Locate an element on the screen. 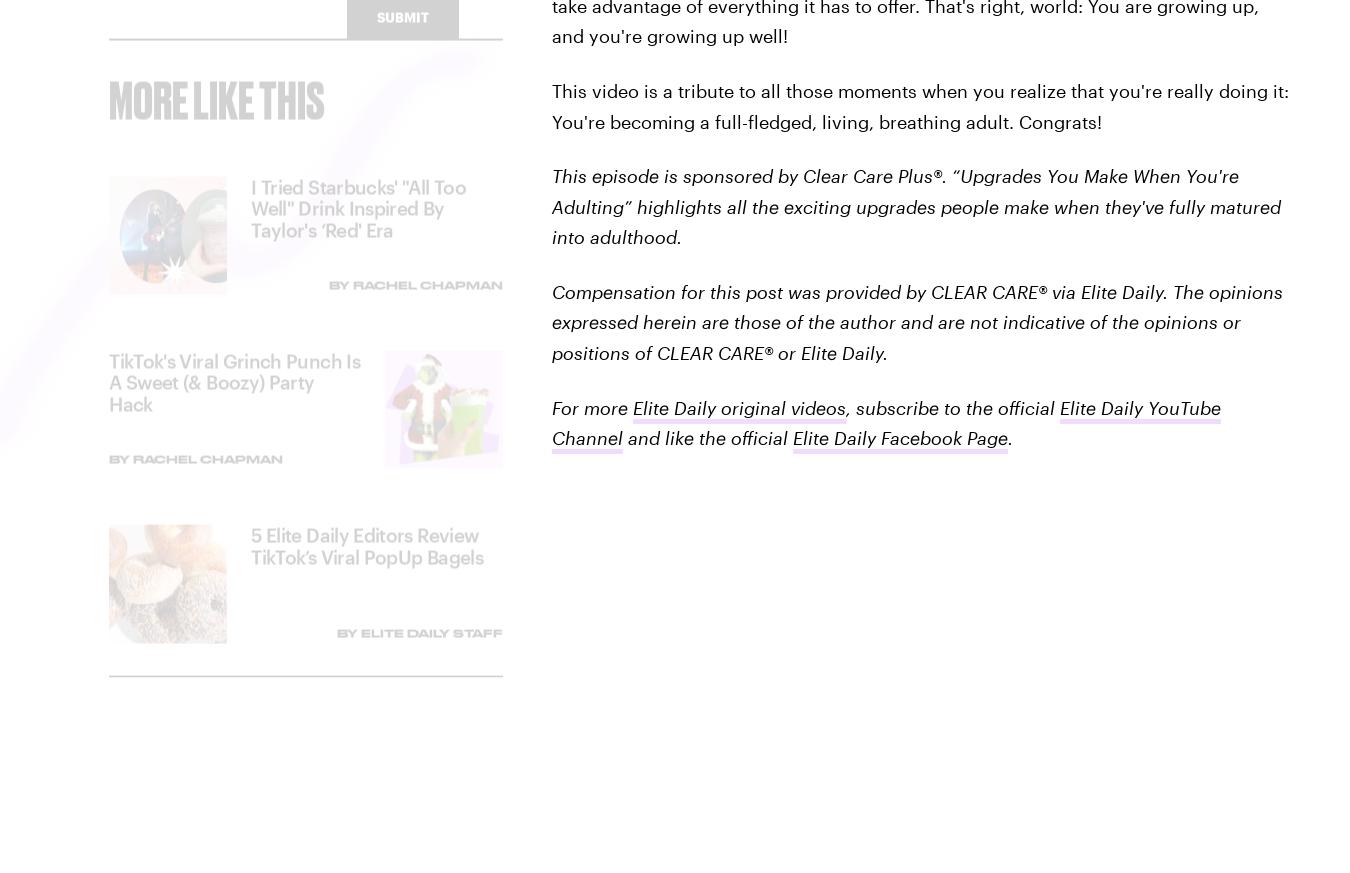 The width and height of the screenshot is (1350, 873). 'Submit' is located at coordinates (402, 32).